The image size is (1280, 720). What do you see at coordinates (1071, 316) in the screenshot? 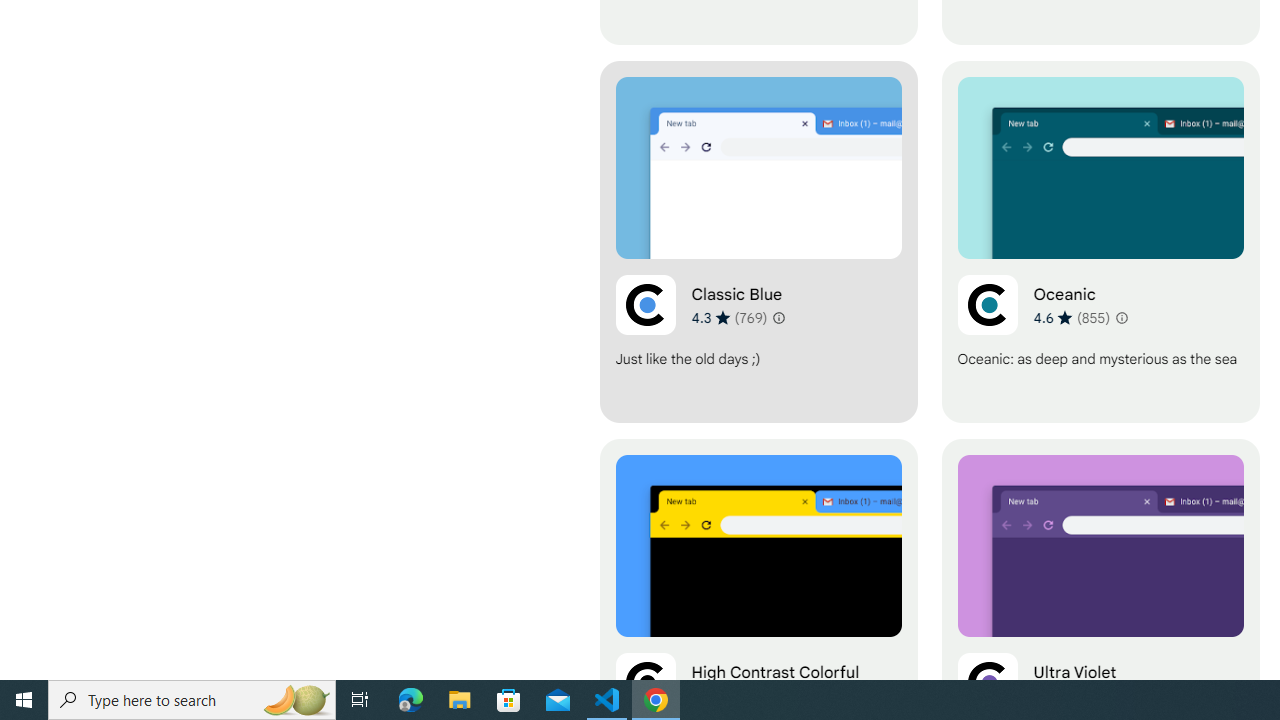
I see `'Average rating 4.6 out of 5 stars. 855 ratings.'` at bounding box center [1071, 316].